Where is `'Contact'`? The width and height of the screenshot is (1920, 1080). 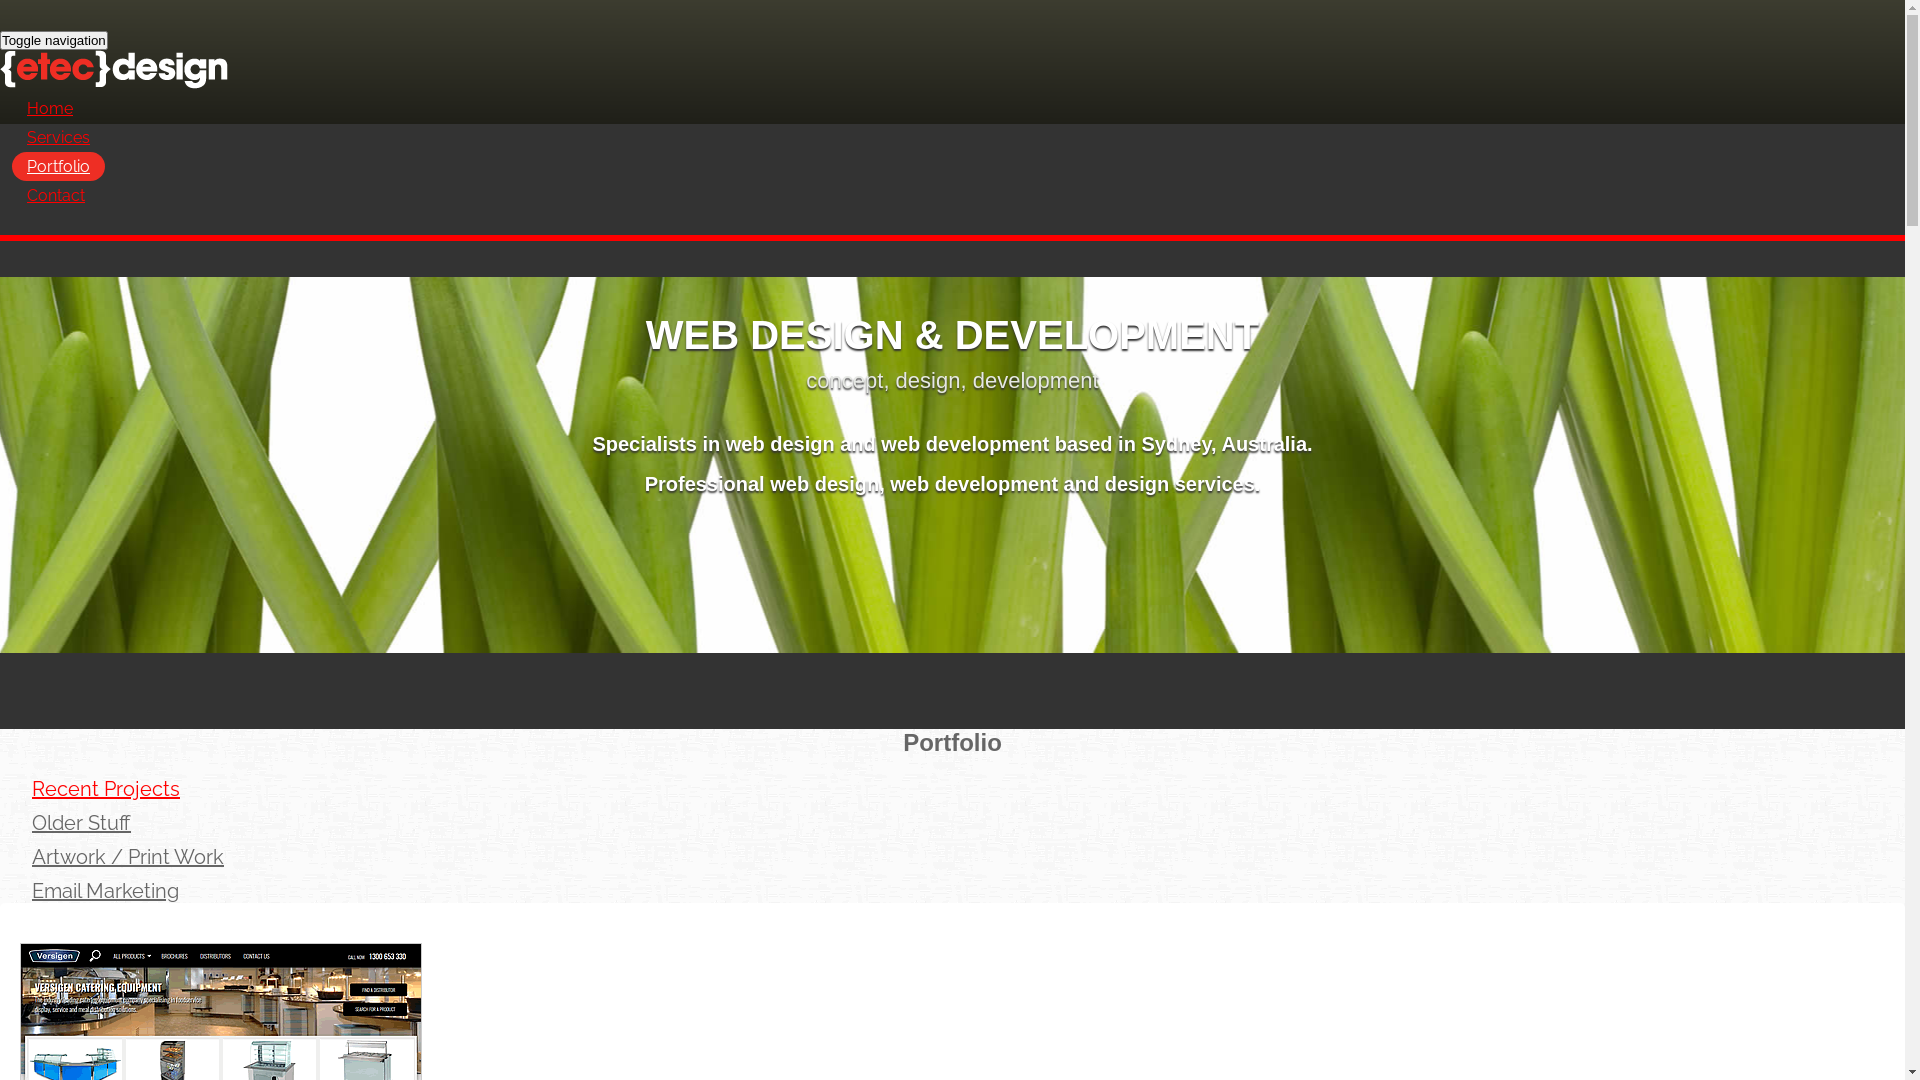
'Contact' is located at coordinates (56, 195).